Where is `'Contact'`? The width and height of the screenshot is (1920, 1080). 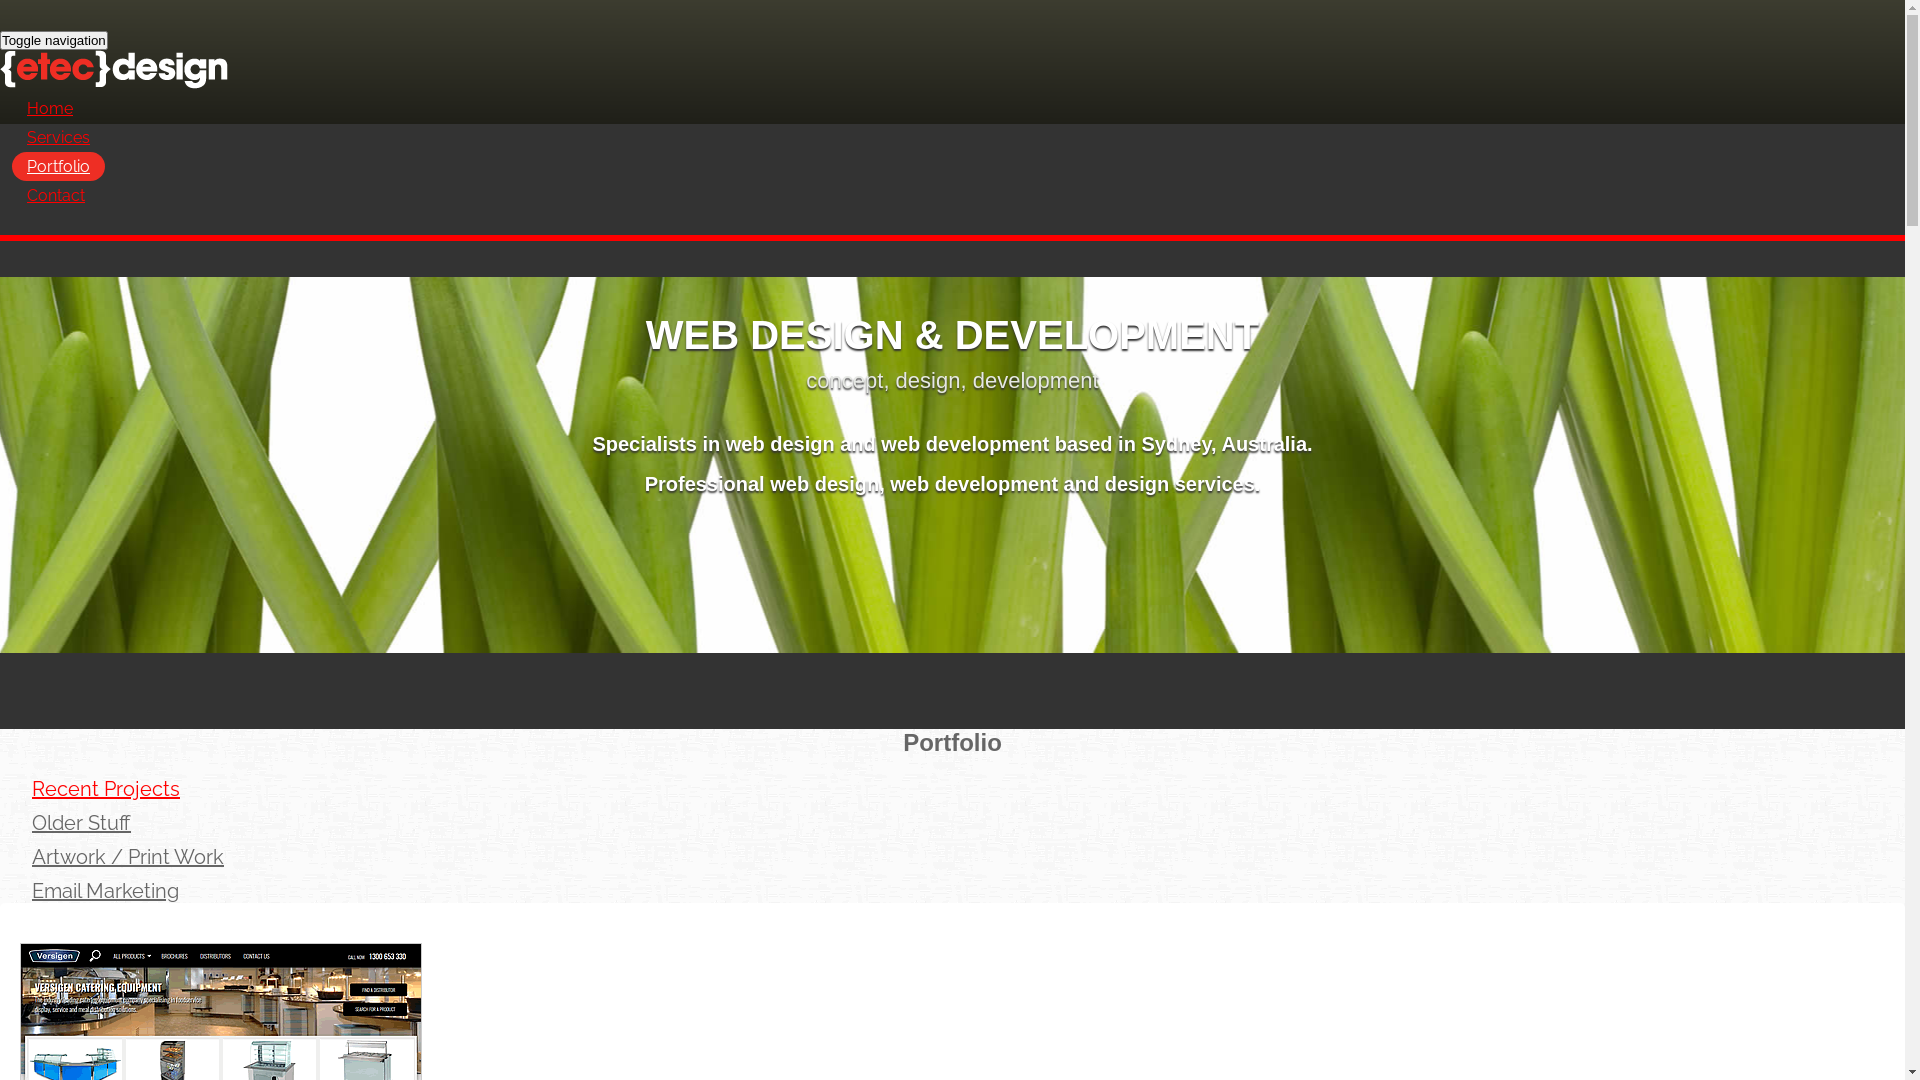
'Contact' is located at coordinates (56, 195).